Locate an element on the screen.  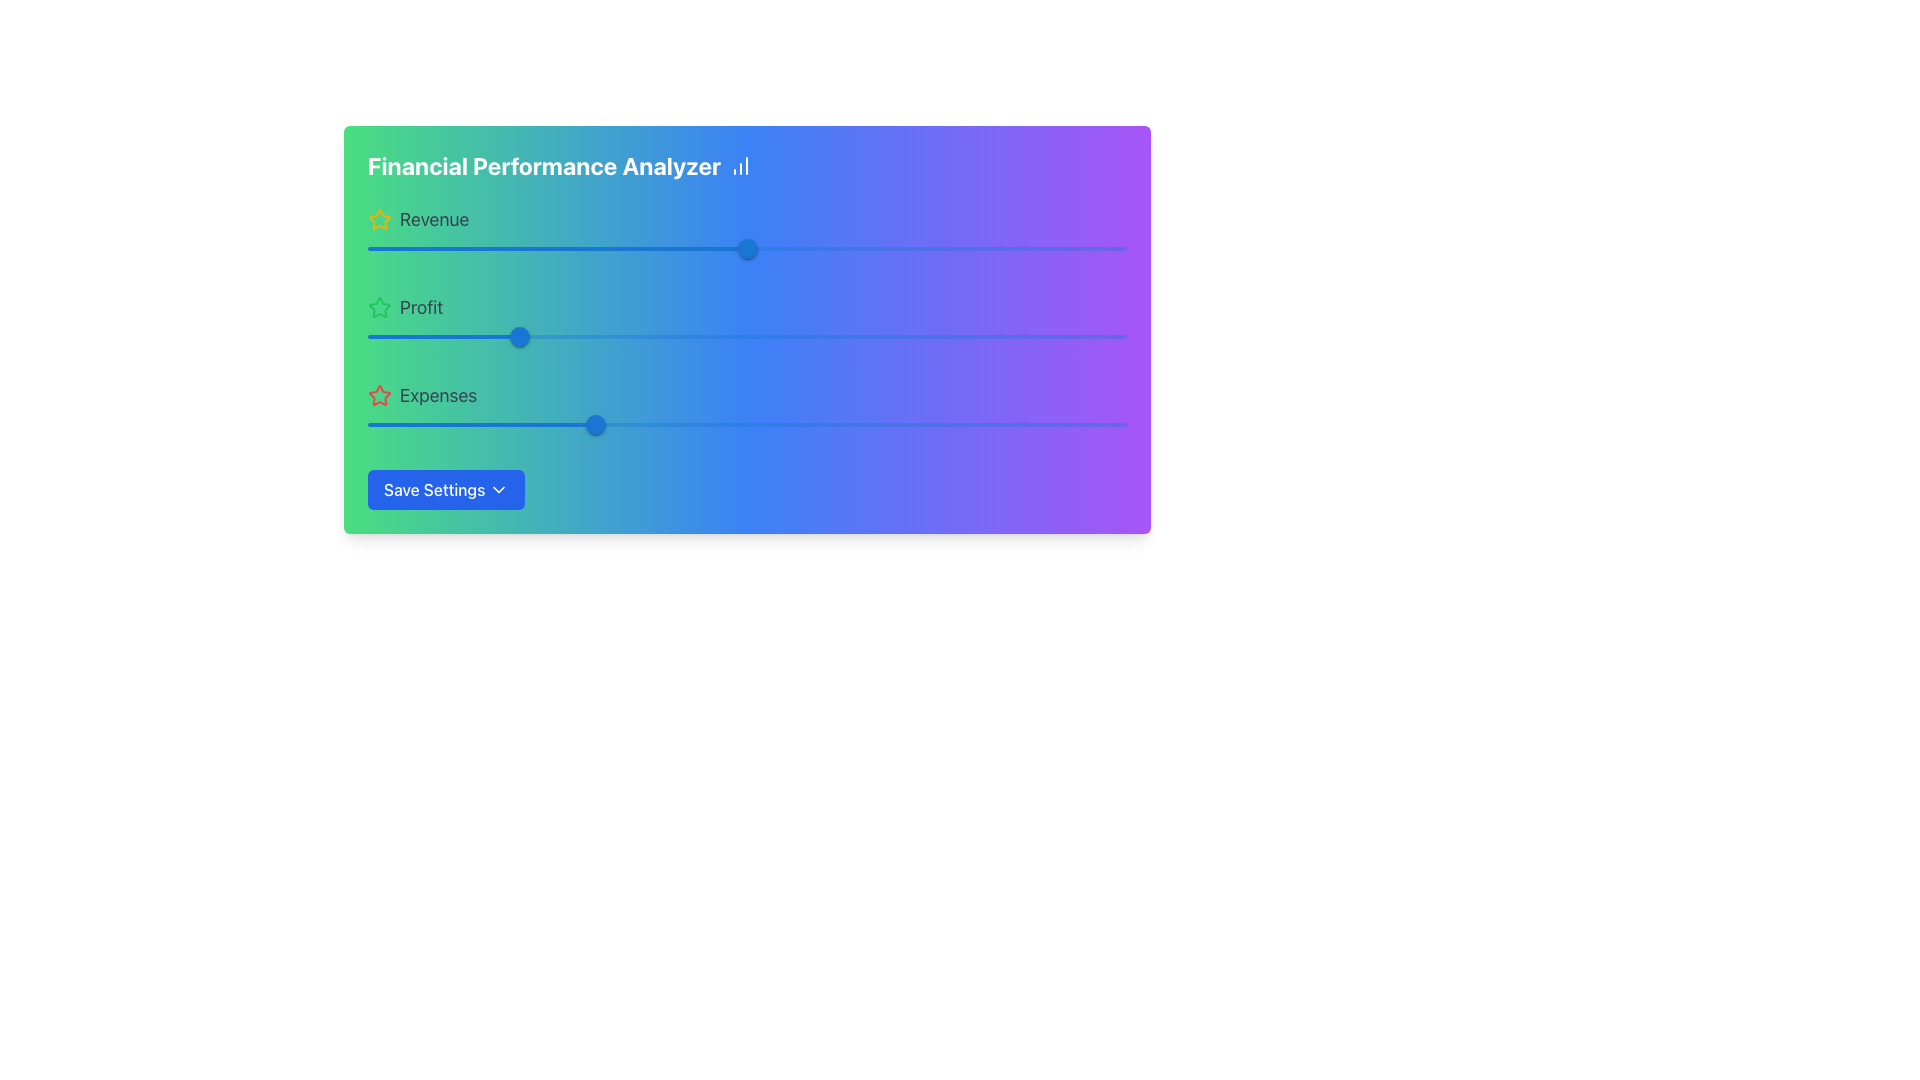
the Expenses slider is located at coordinates (632, 423).